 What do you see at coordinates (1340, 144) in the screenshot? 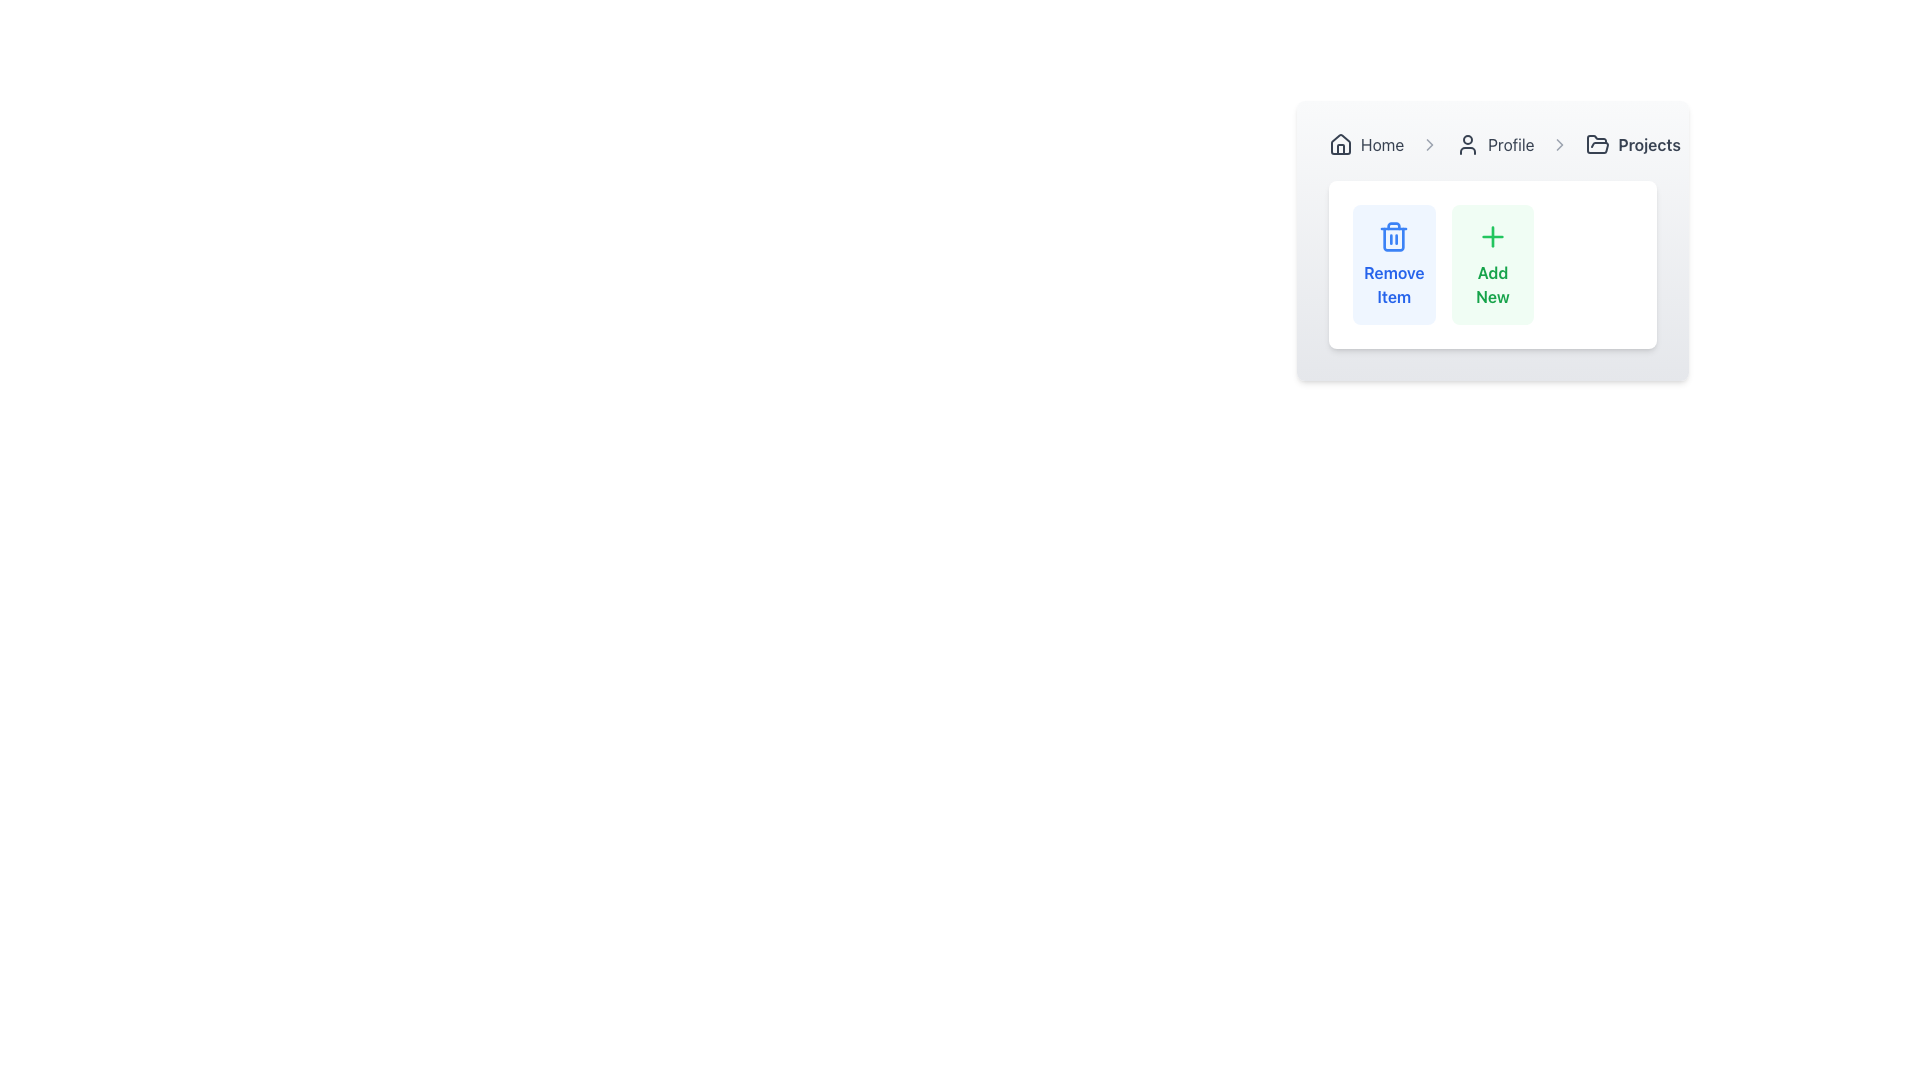
I see `the 'Home' SVG icon in the breadcrumb navigation menu, which is positioned to the left of the 'Home' label` at bounding box center [1340, 144].